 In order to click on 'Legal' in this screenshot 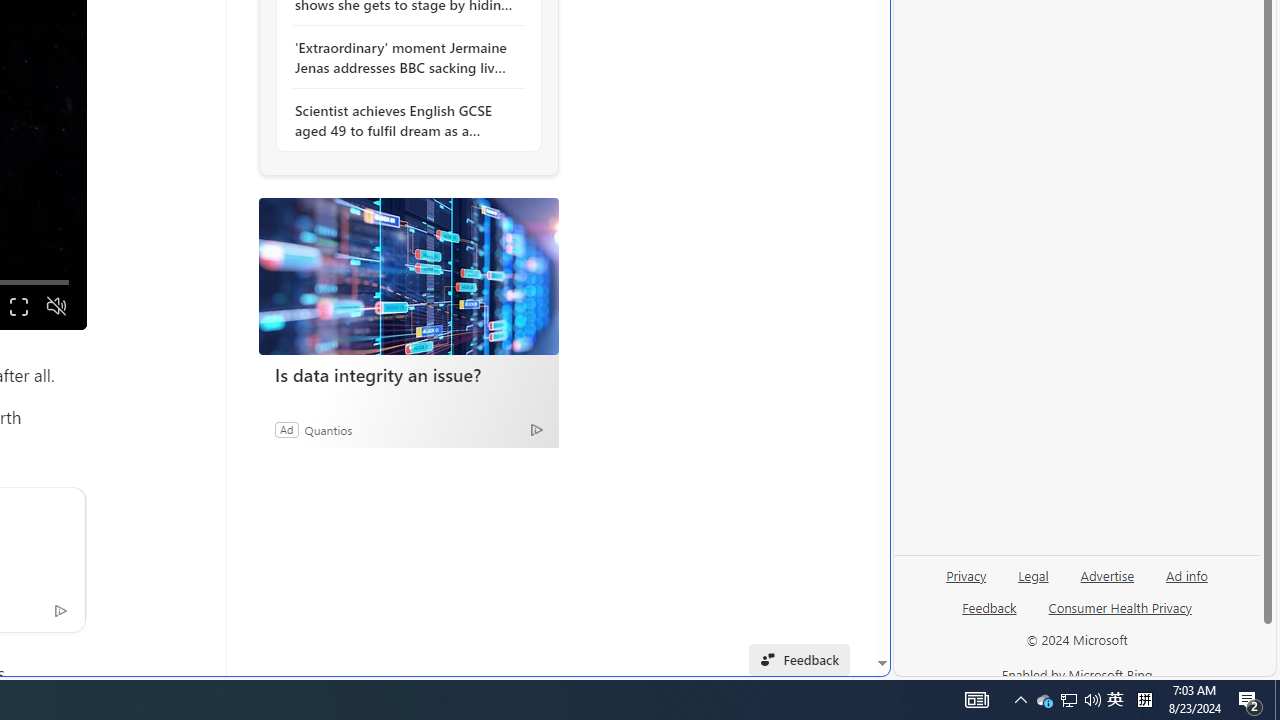, I will do `click(1033, 574)`.